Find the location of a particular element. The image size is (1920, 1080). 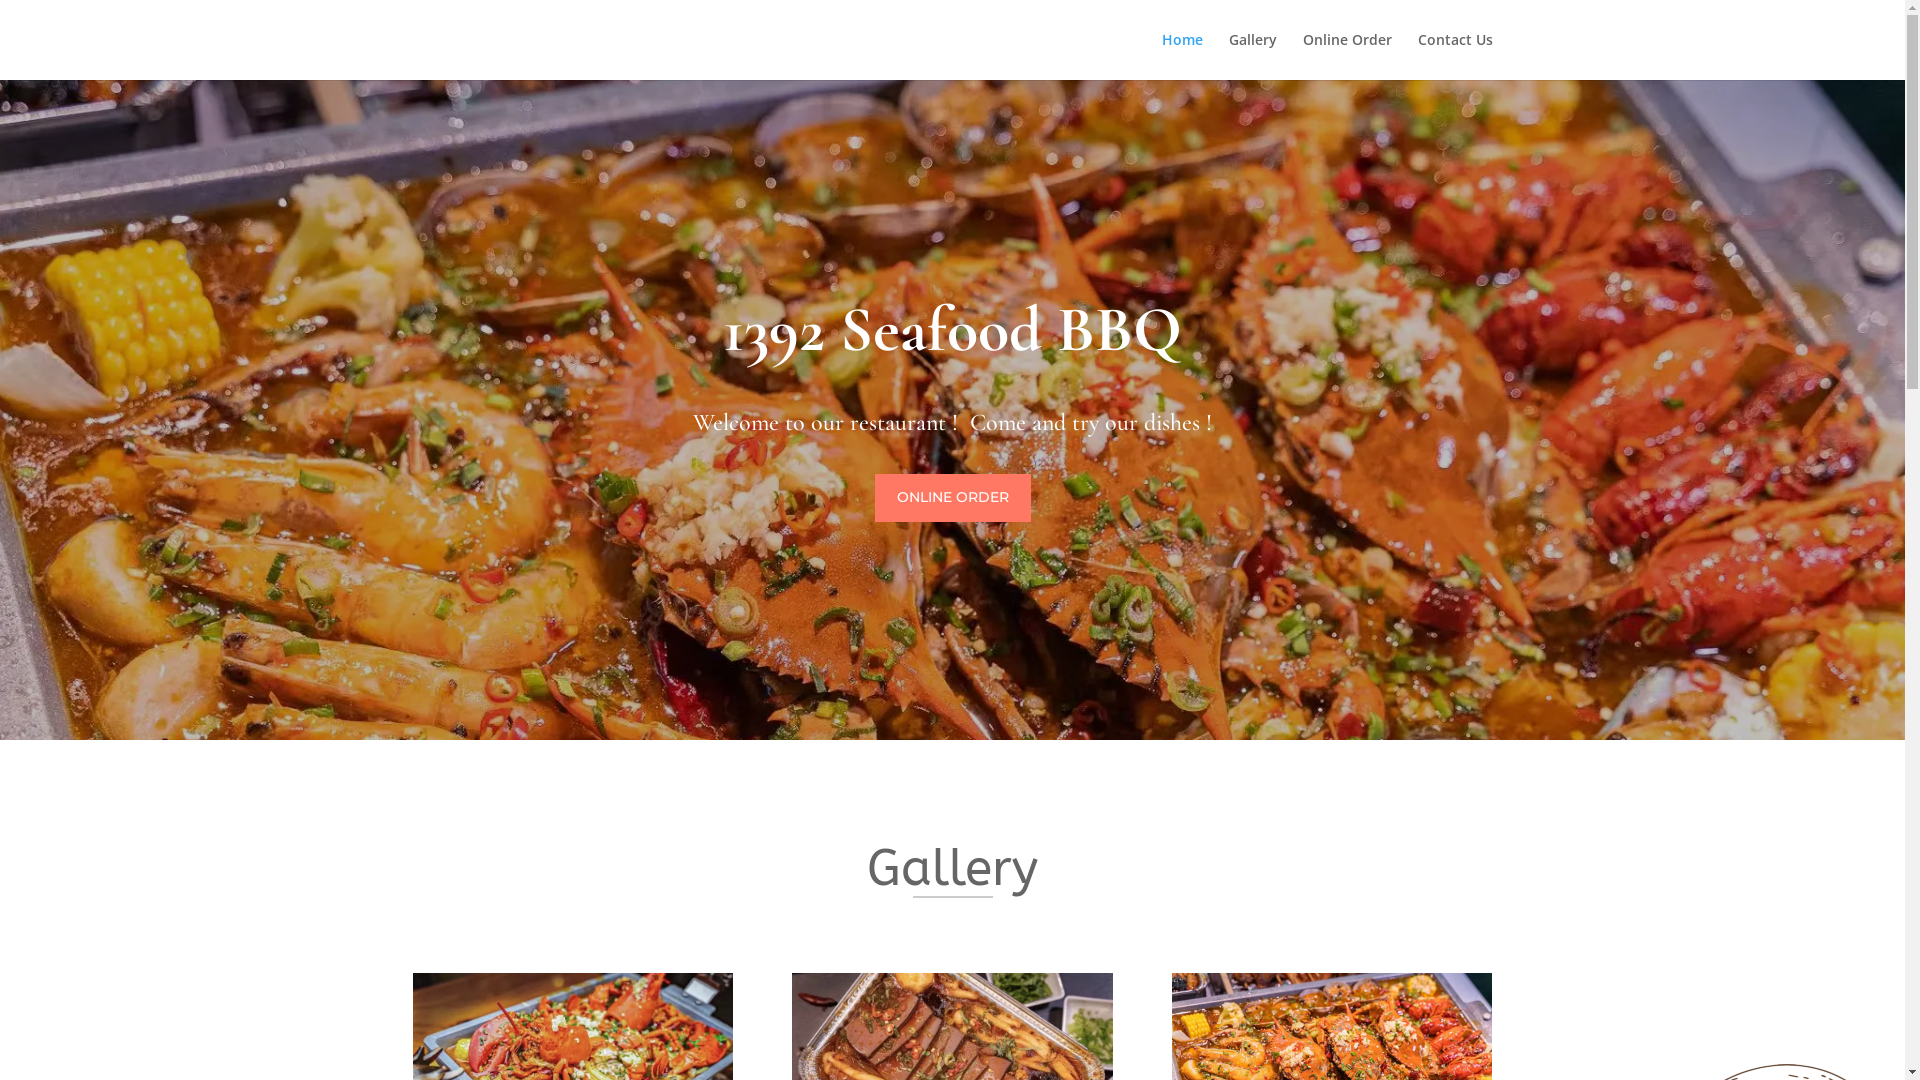

'Home' is located at coordinates (1182, 55).